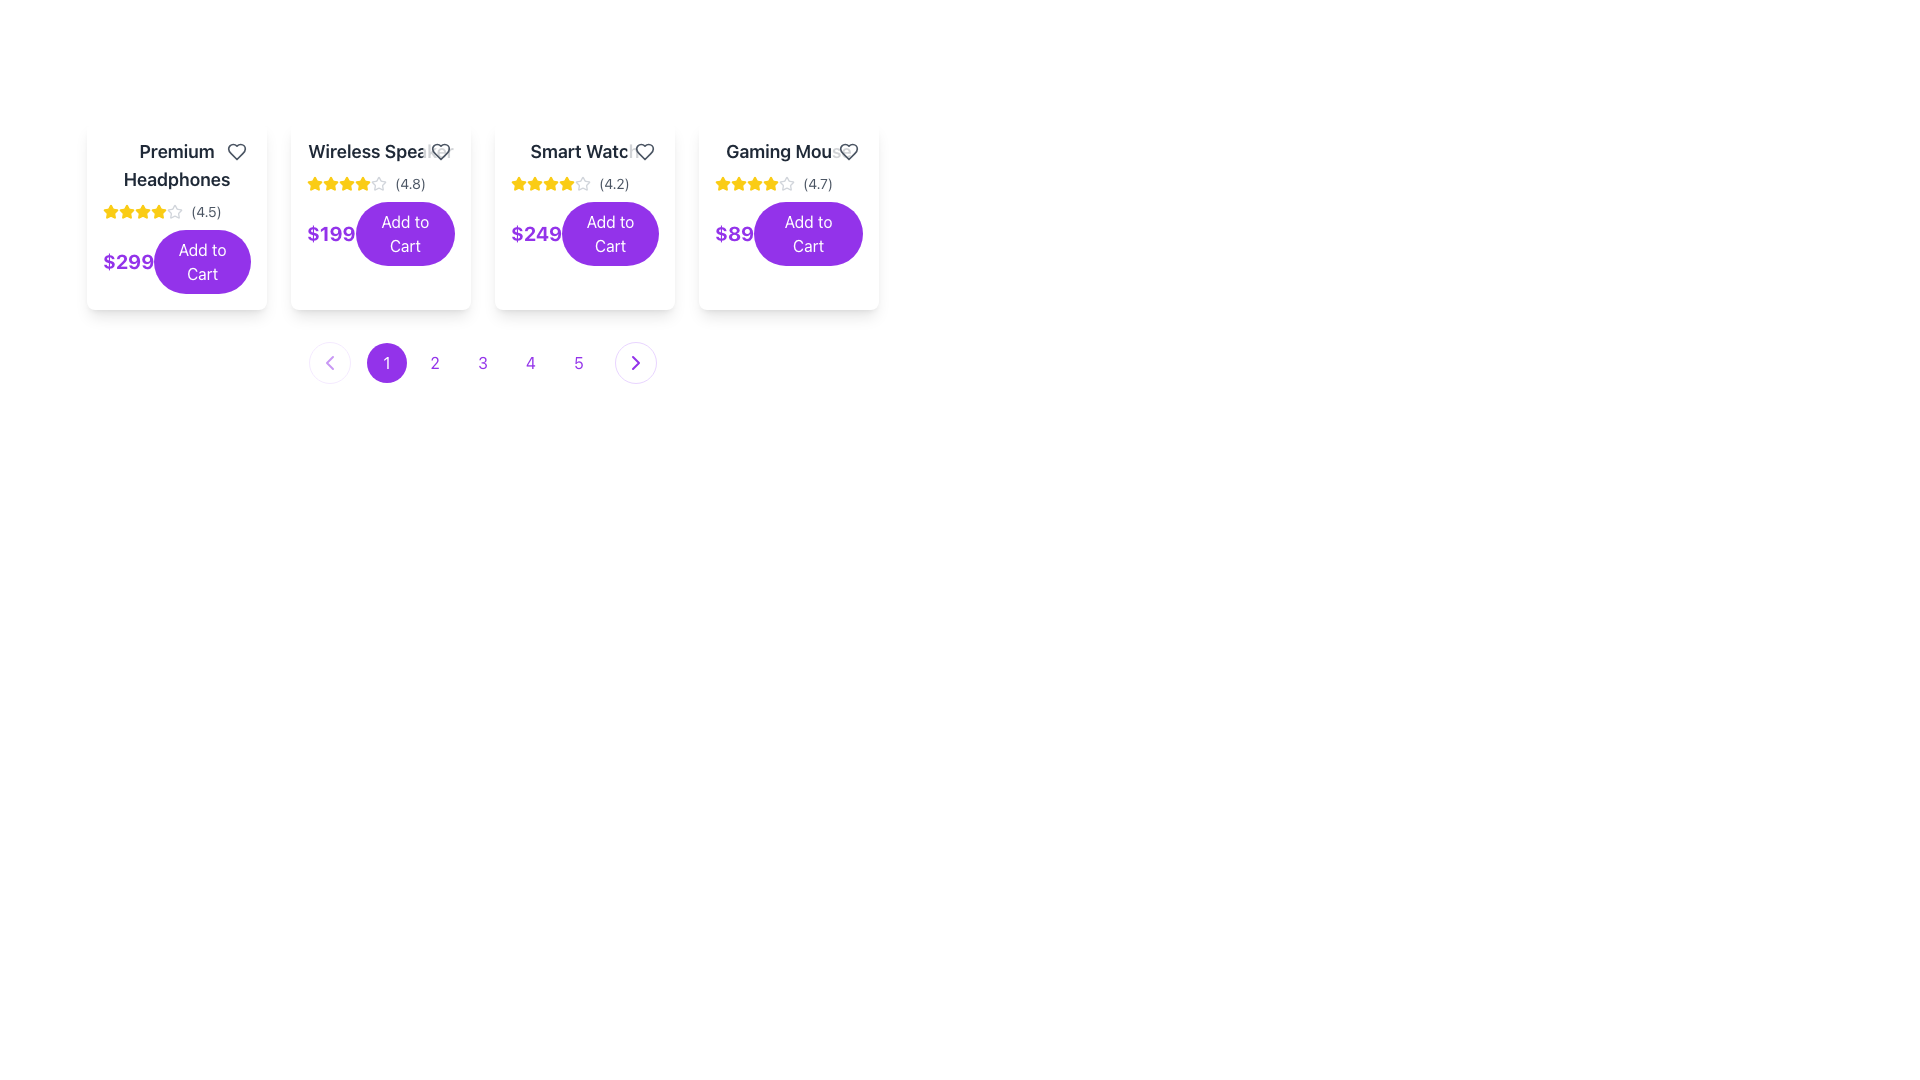 The height and width of the screenshot is (1080, 1920). Describe the element at coordinates (849, 150) in the screenshot. I see `the heart-shaped icon indicating the 'favorite' or 'wishlist' feature located at the top right corner of the 'Gaming Mouse' product card` at that location.